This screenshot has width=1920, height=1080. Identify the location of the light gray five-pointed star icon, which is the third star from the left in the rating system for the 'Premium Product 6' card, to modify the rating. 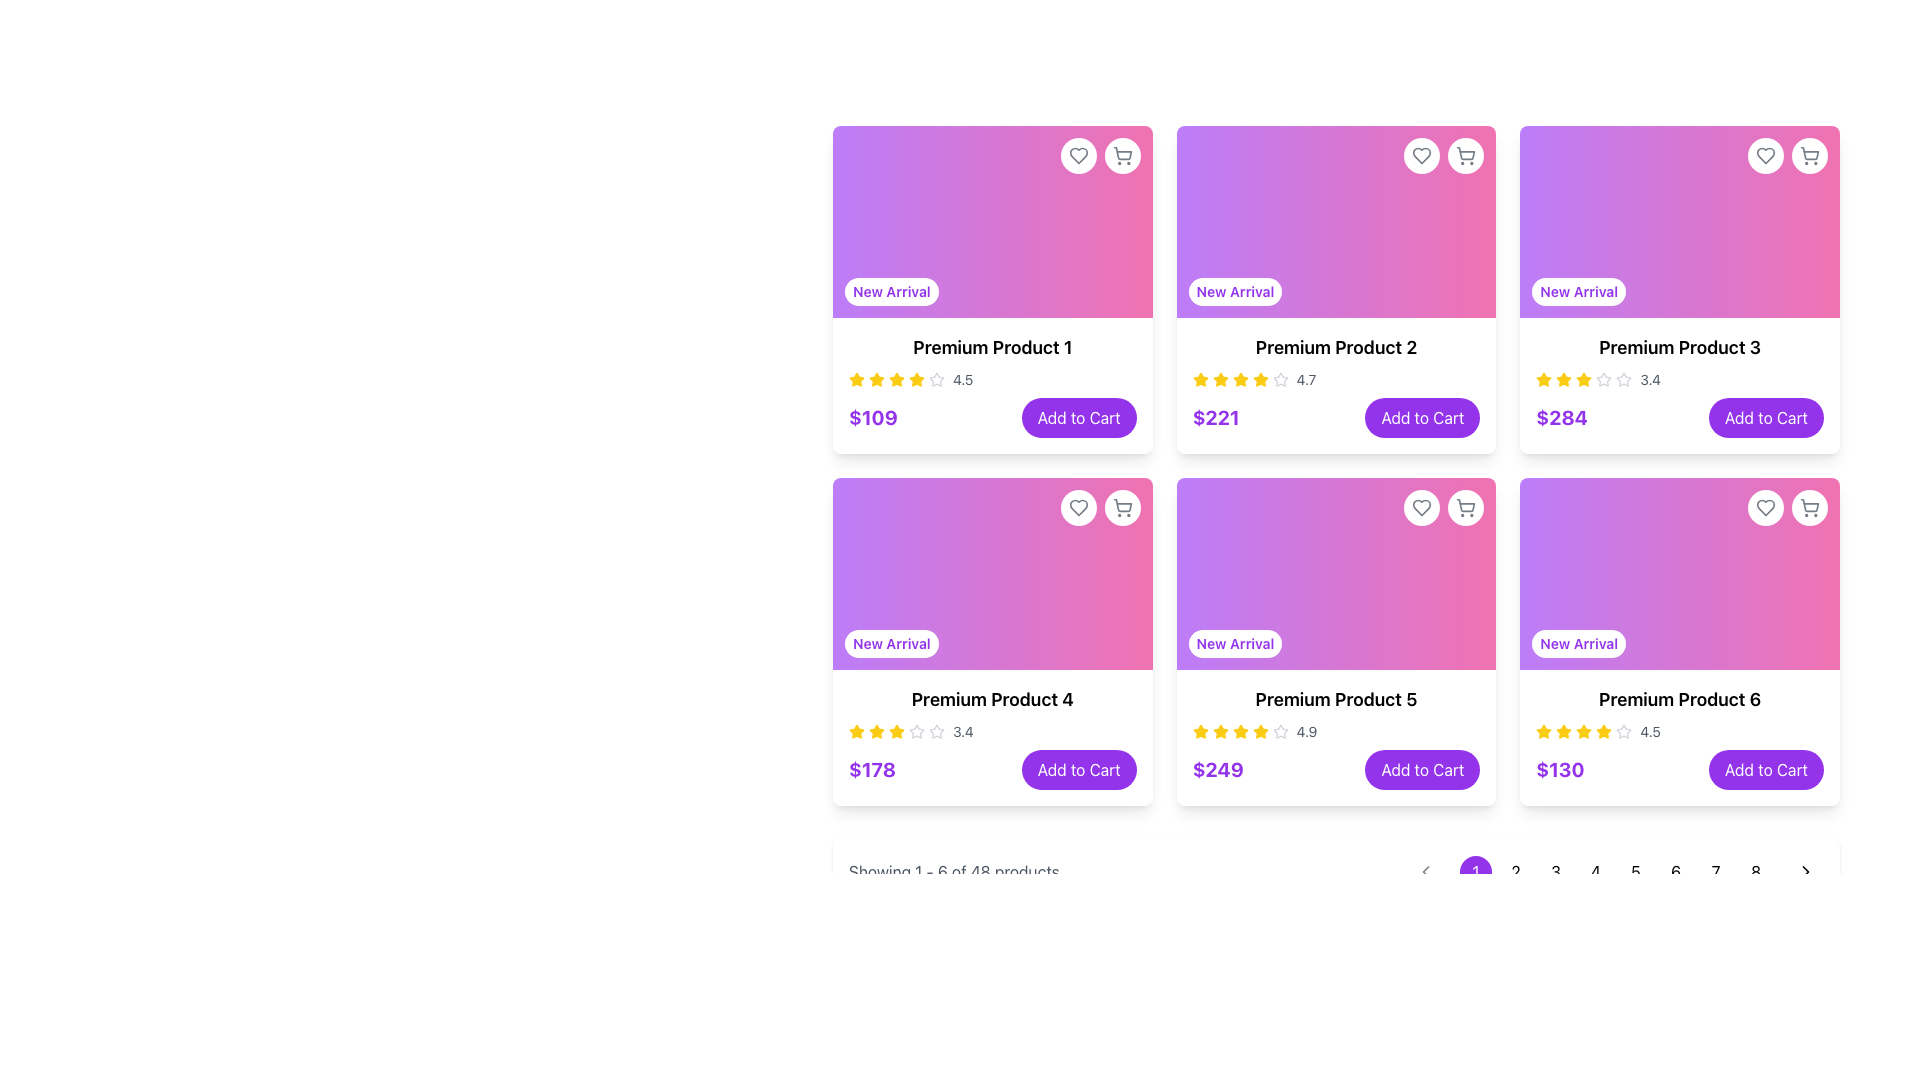
(1624, 731).